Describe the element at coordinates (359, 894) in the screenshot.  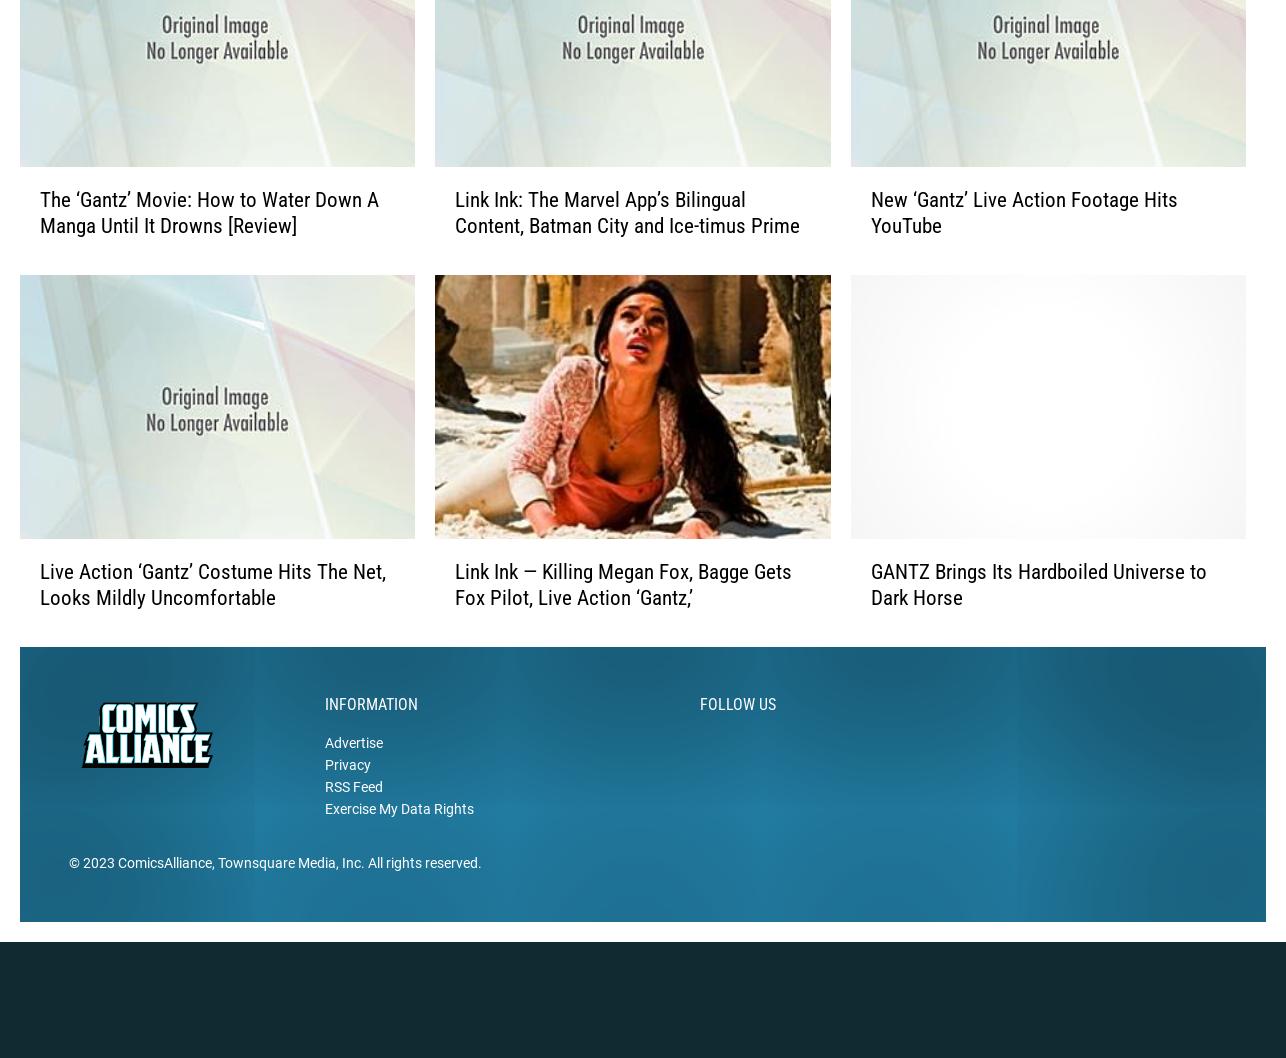
I see `'. All rights reserved.'` at that location.